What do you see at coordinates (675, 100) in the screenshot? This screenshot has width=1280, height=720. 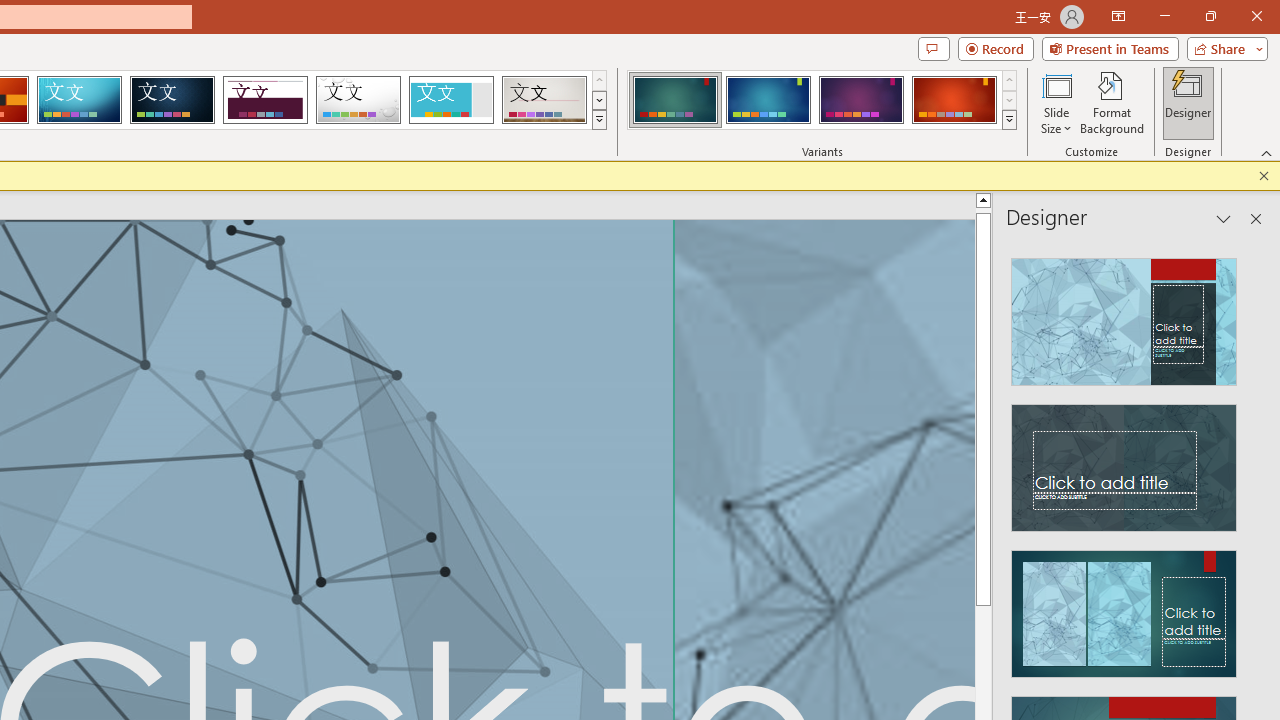 I see `'Ion Variant 1'` at bounding box center [675, 100].